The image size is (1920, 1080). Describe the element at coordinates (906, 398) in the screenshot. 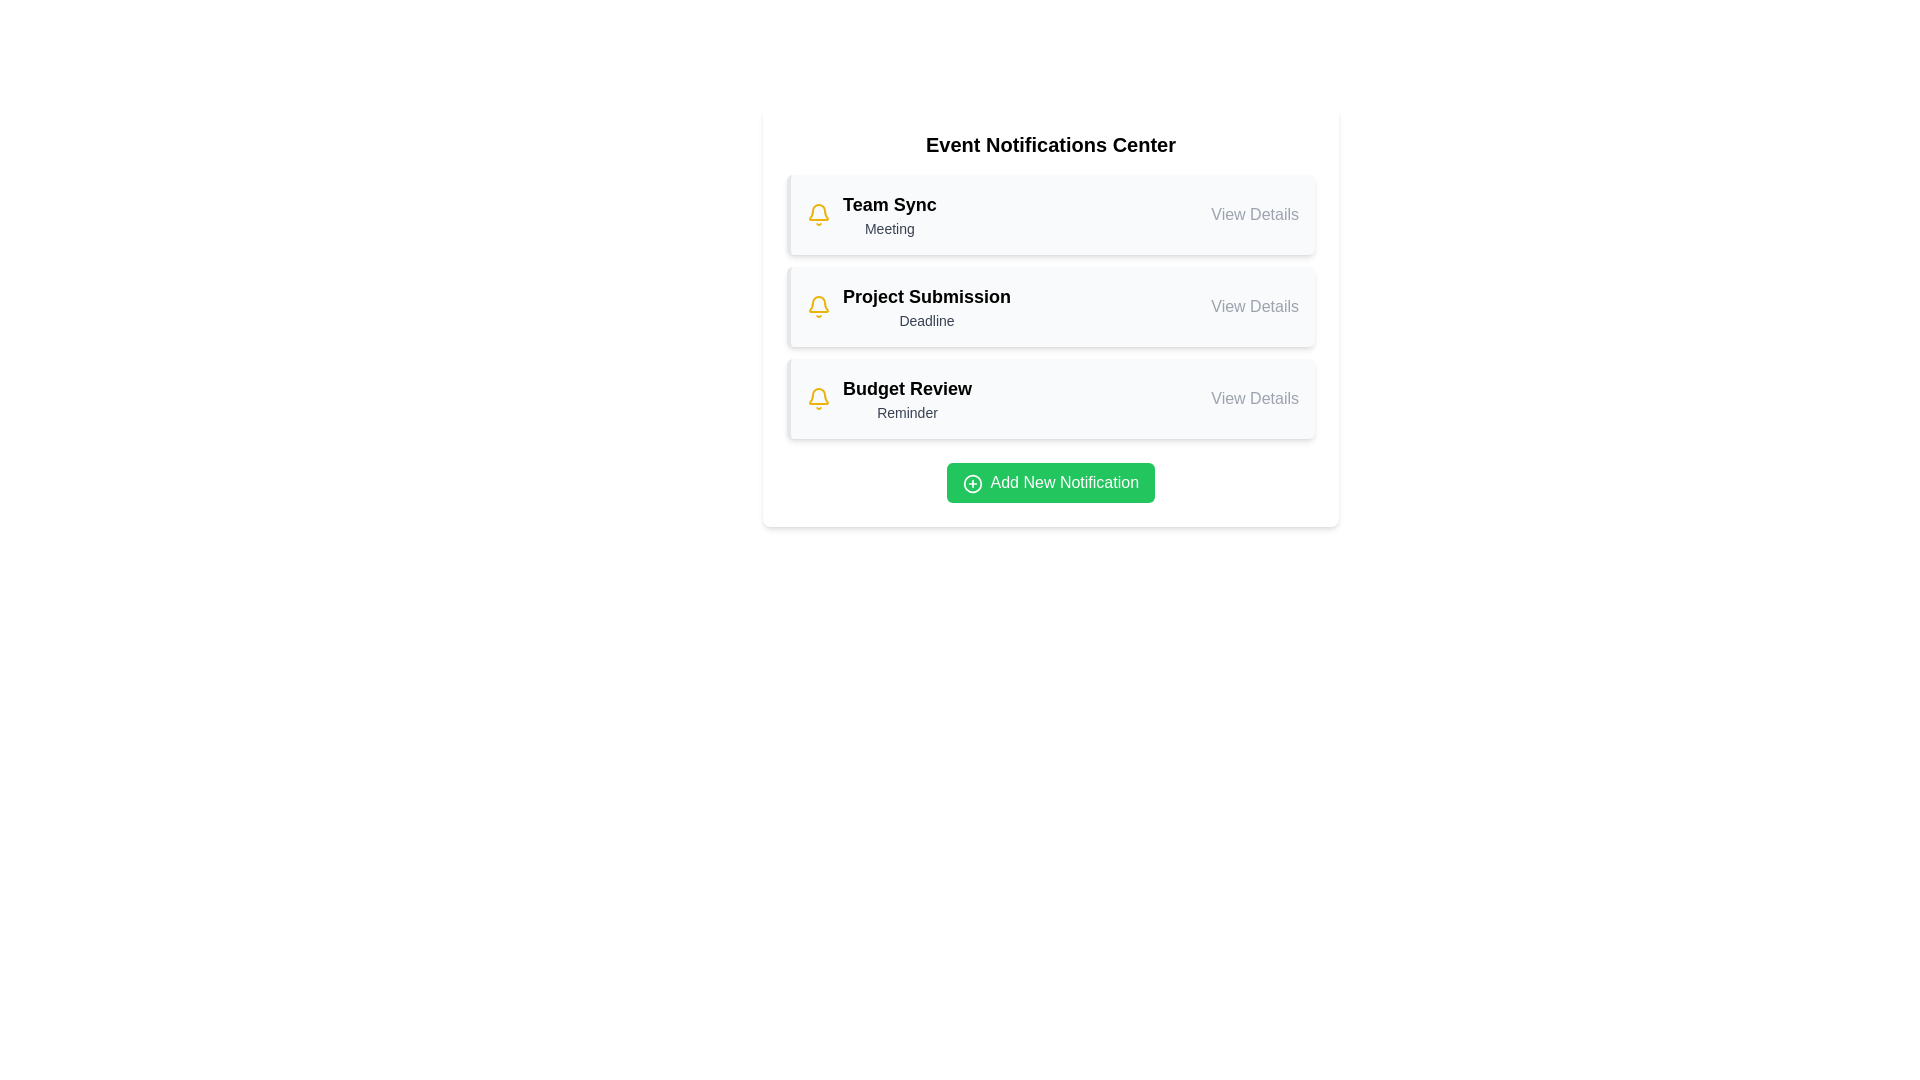

I see `the third notification item in the vertical list that displays a 'Budget Review' title and 'Reminder' note` at that location.